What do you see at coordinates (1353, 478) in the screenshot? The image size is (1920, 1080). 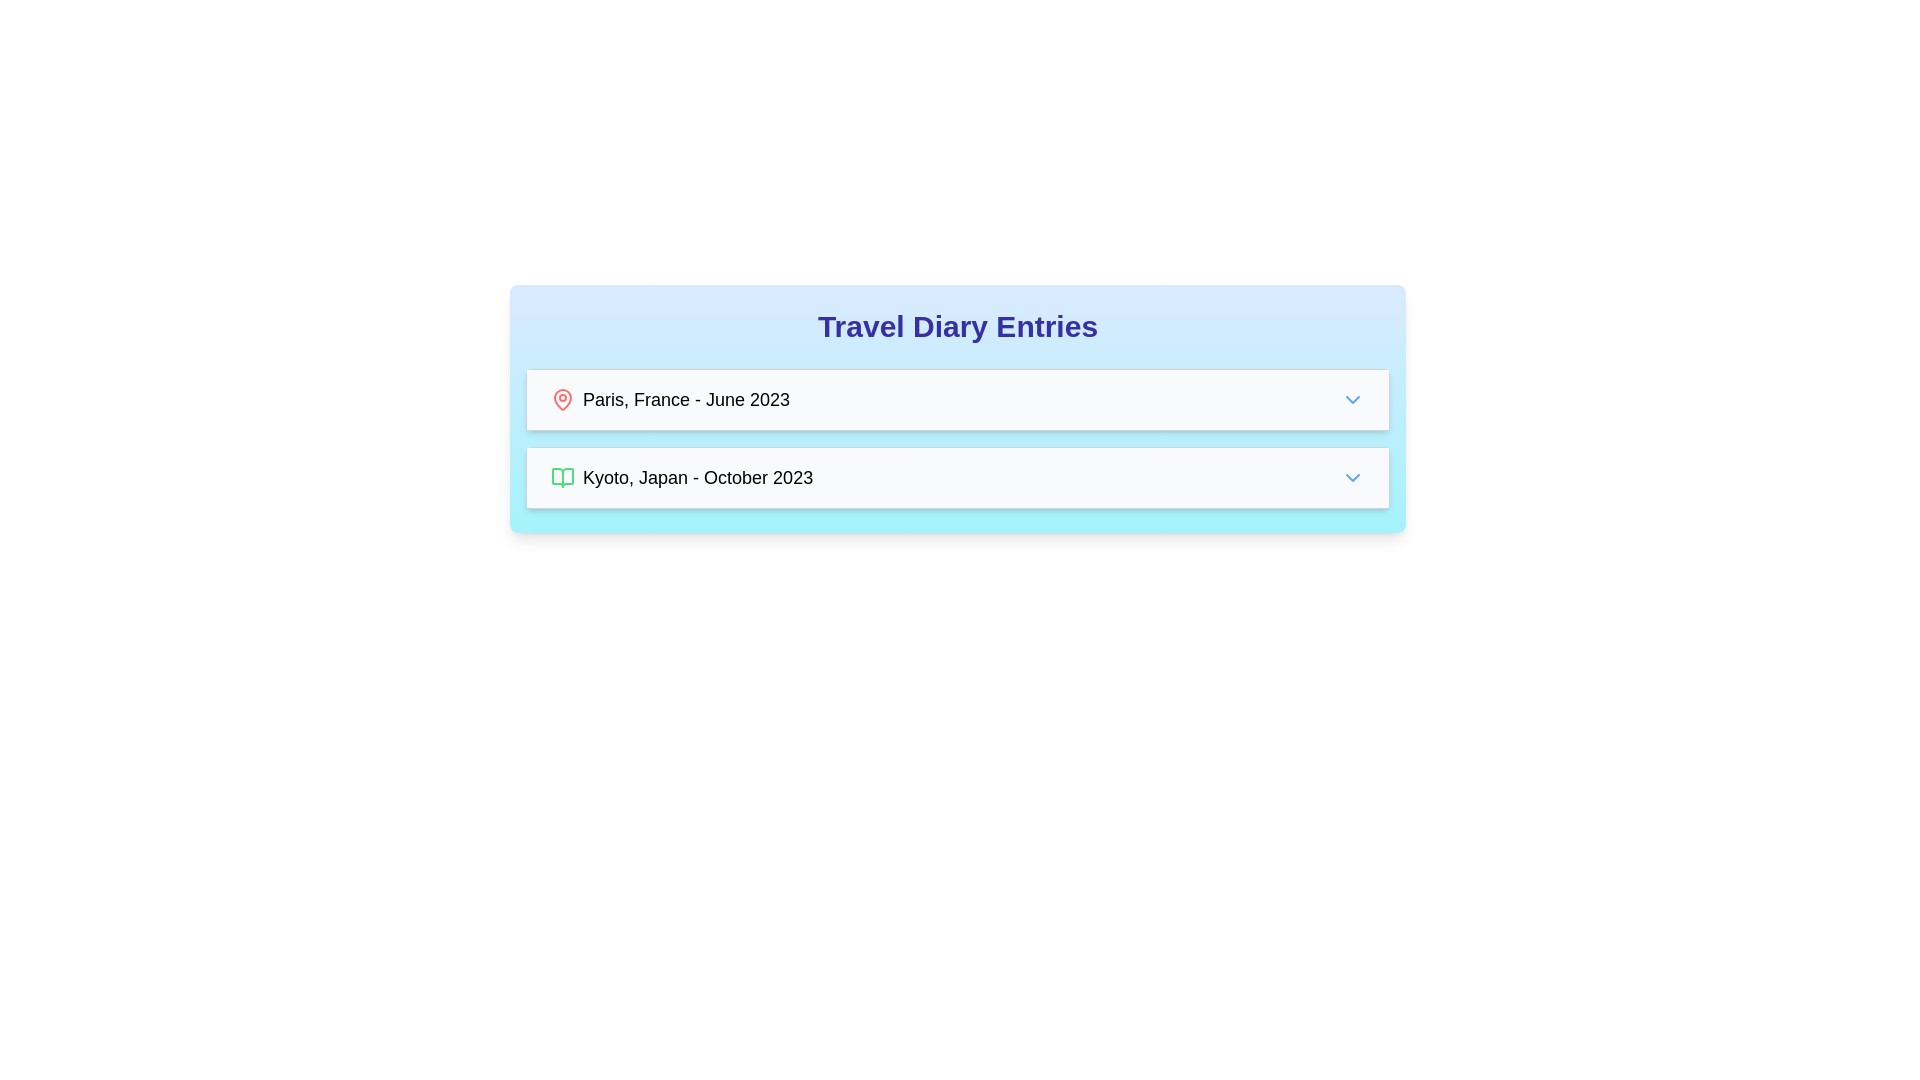 I see `the chevron icon located at the far right of the 'Kyoto, Japan - October 2023' entry row` at bounding box center [1353, 478].